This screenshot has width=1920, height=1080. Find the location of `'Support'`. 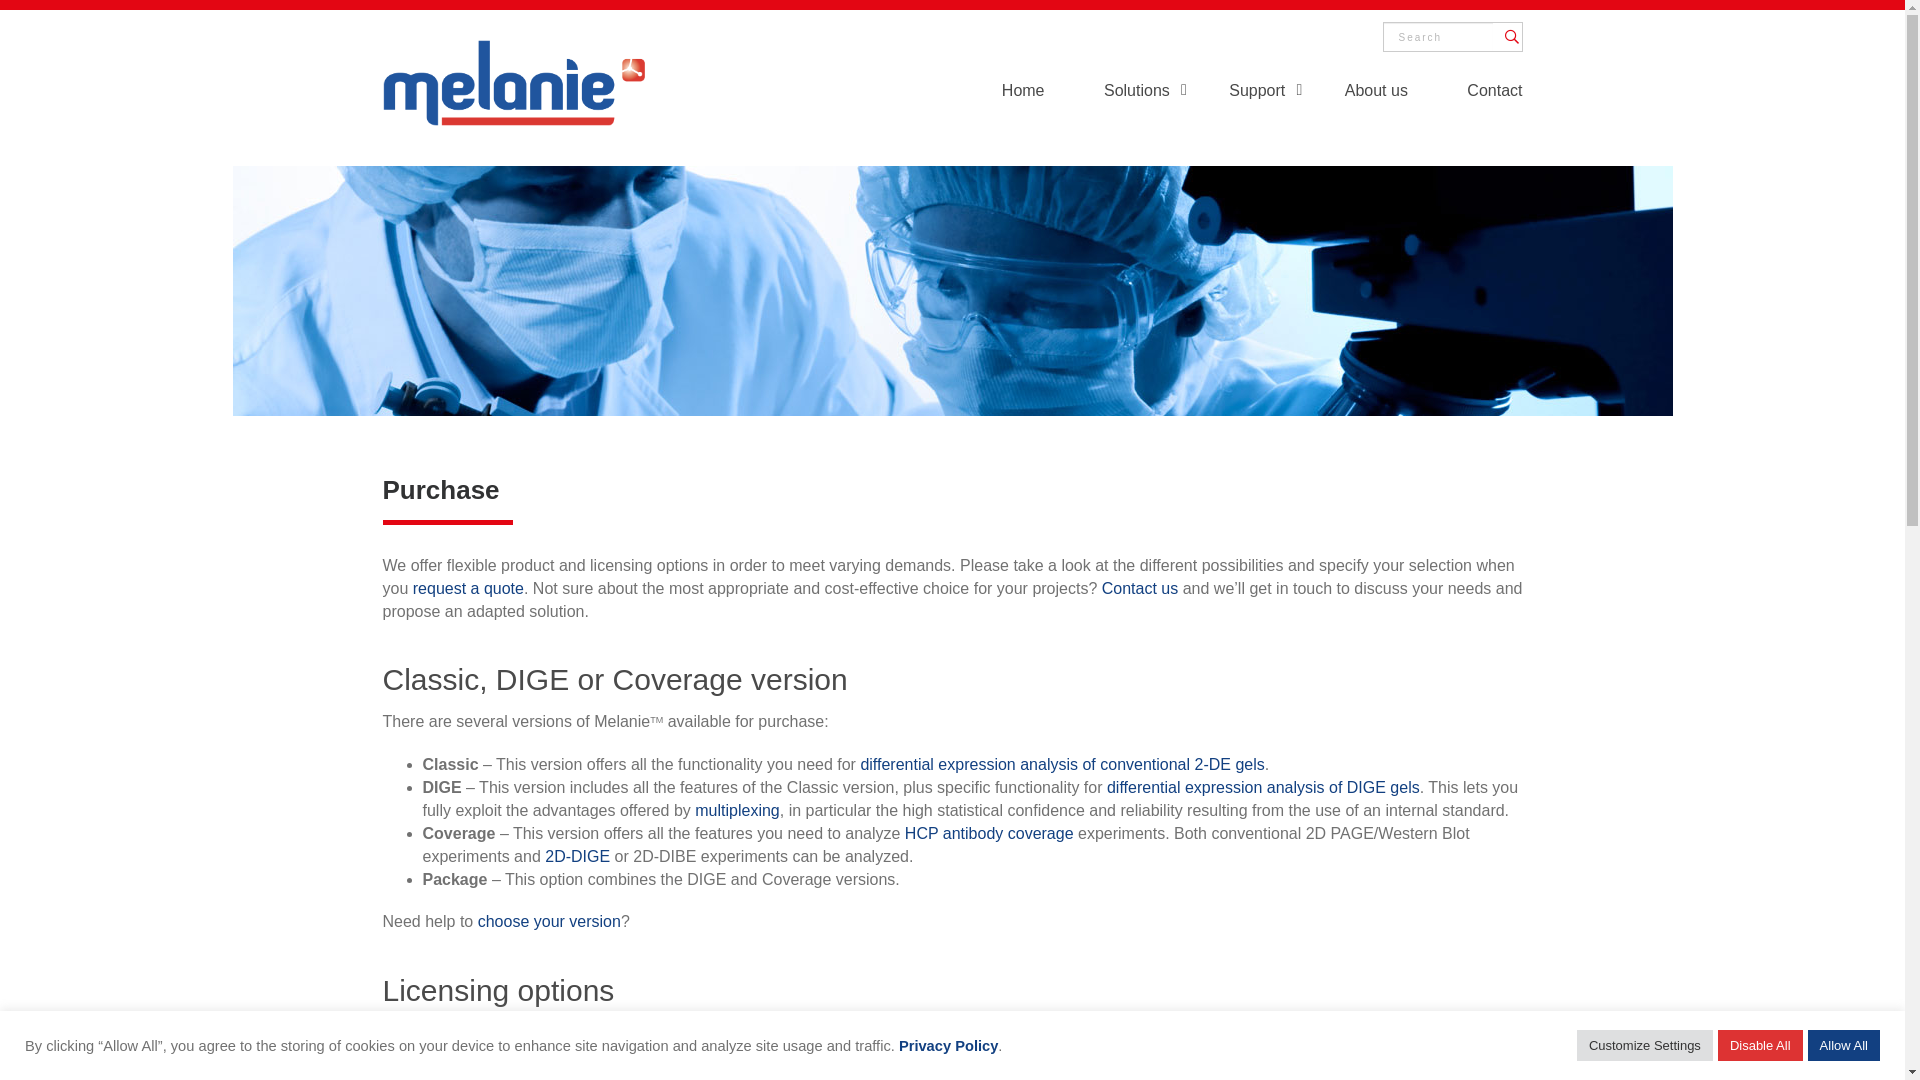

'Support' is located at coordinates (1256, 93).